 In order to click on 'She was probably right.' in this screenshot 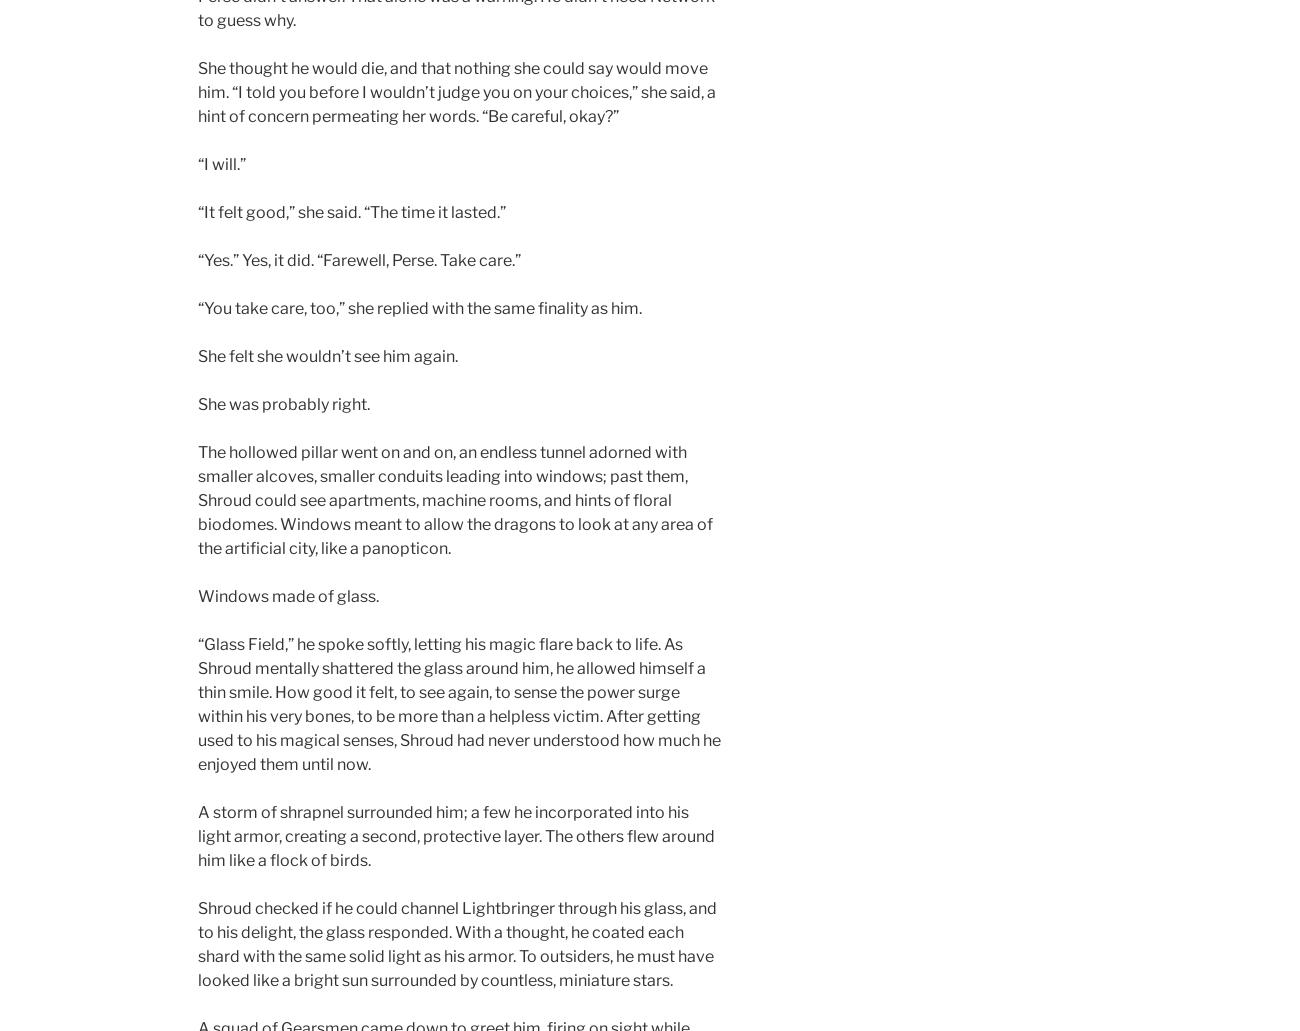, I will do `click(284, 403)`.